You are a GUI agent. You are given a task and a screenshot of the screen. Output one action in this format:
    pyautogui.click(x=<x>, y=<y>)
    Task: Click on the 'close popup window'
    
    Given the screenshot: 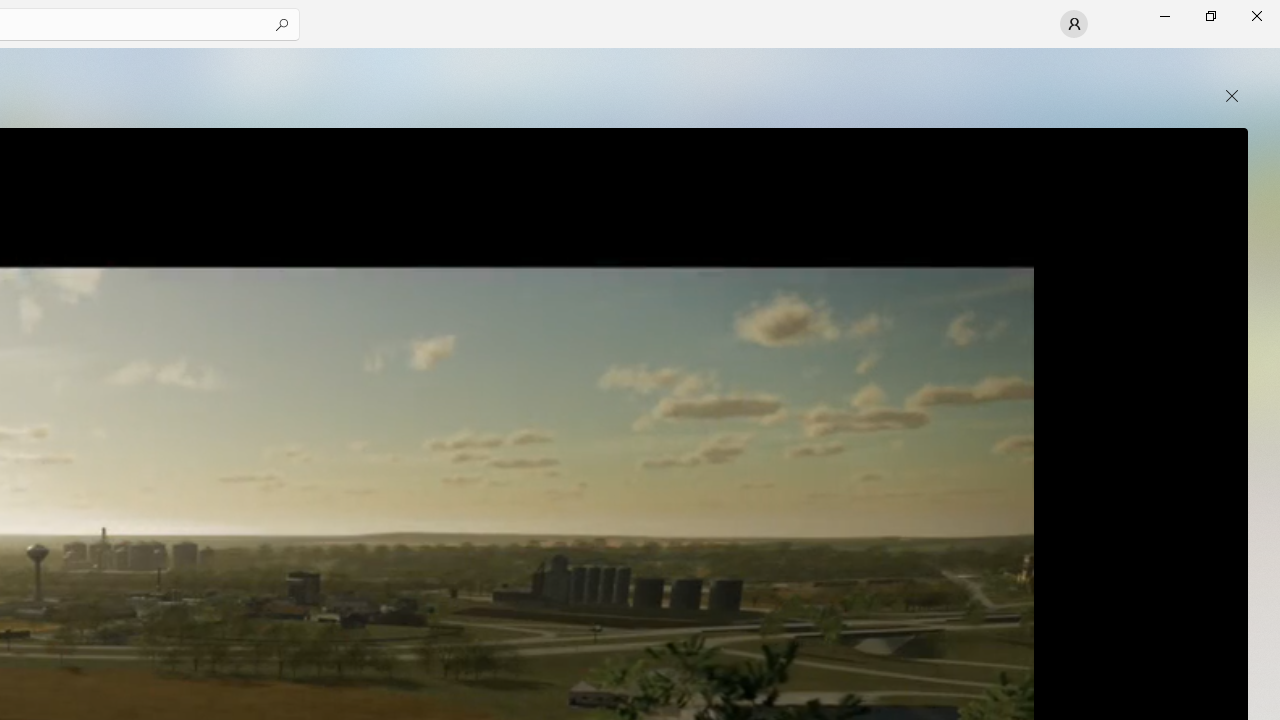 What is the action you would take?
    pyautogui.click(x=1231, y=96)
    